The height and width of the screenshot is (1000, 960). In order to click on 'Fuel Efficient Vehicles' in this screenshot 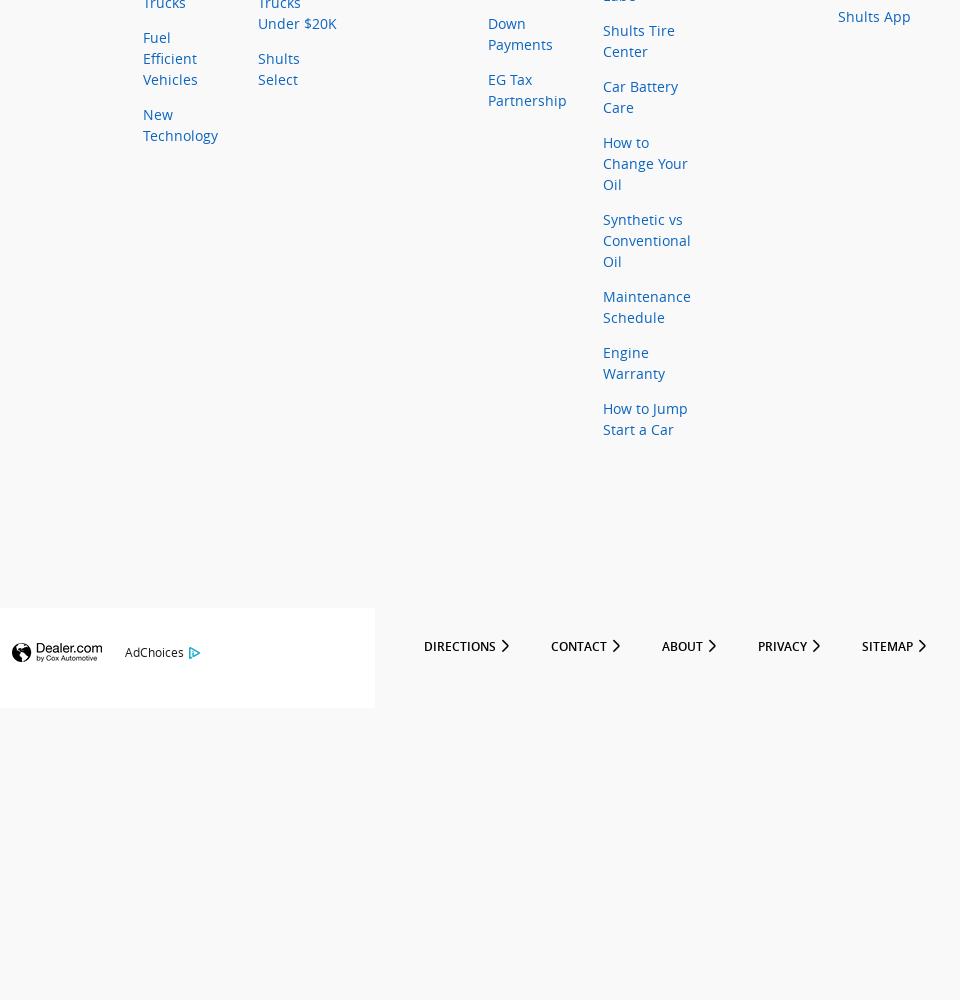, I will do `click(169, 58)`.